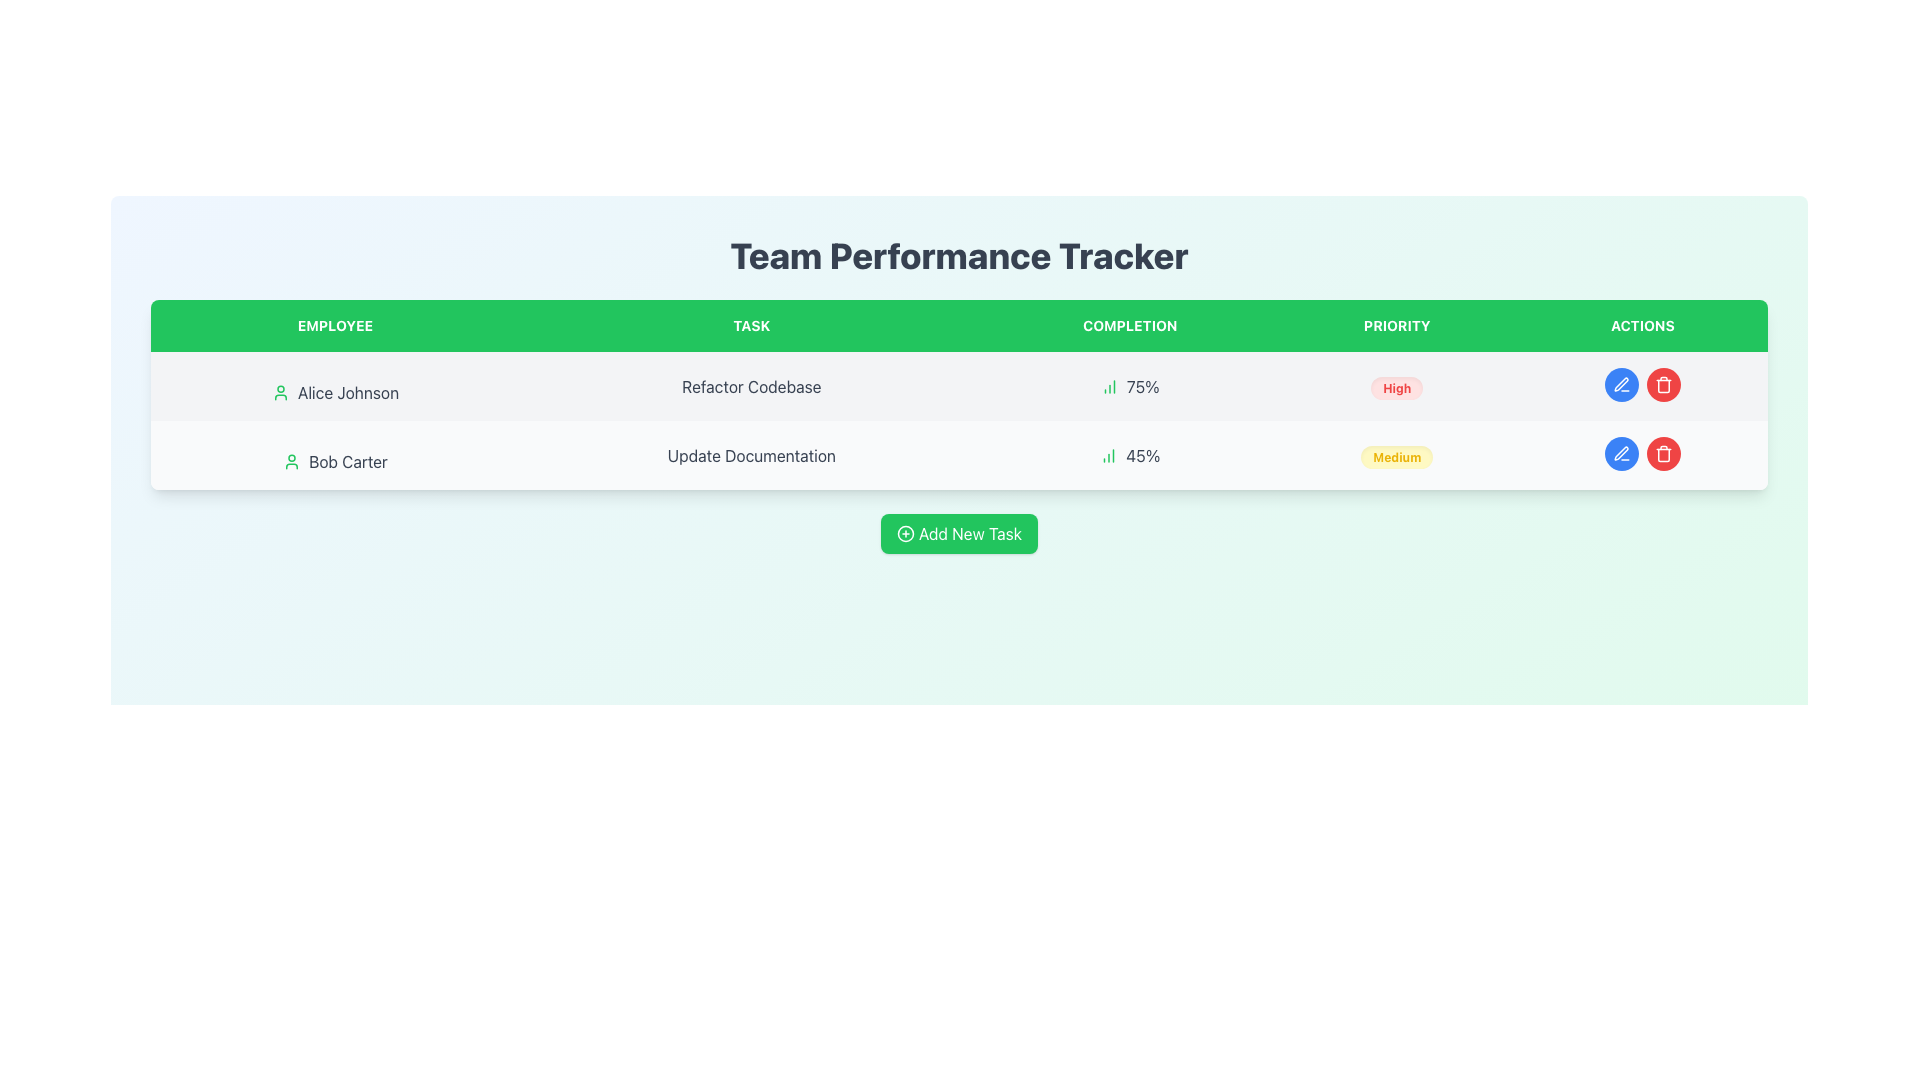 The image size is (1920, 1080). What do you see at coordinates (750, 386) in the screenshot?
I see `the text label that displays 'Refactor Codebase', located in the second column of the first row of a structured table layout` at bounding box center [750, 386].